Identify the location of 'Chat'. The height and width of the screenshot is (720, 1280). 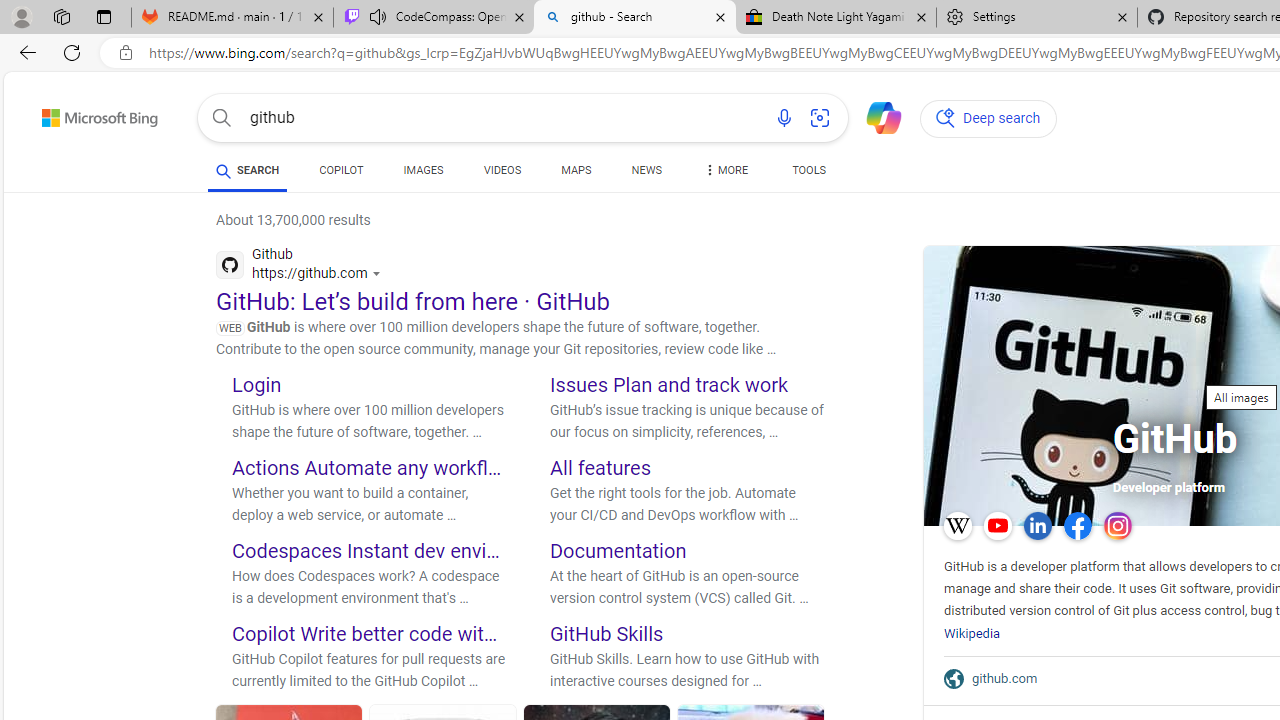
(875, 116).